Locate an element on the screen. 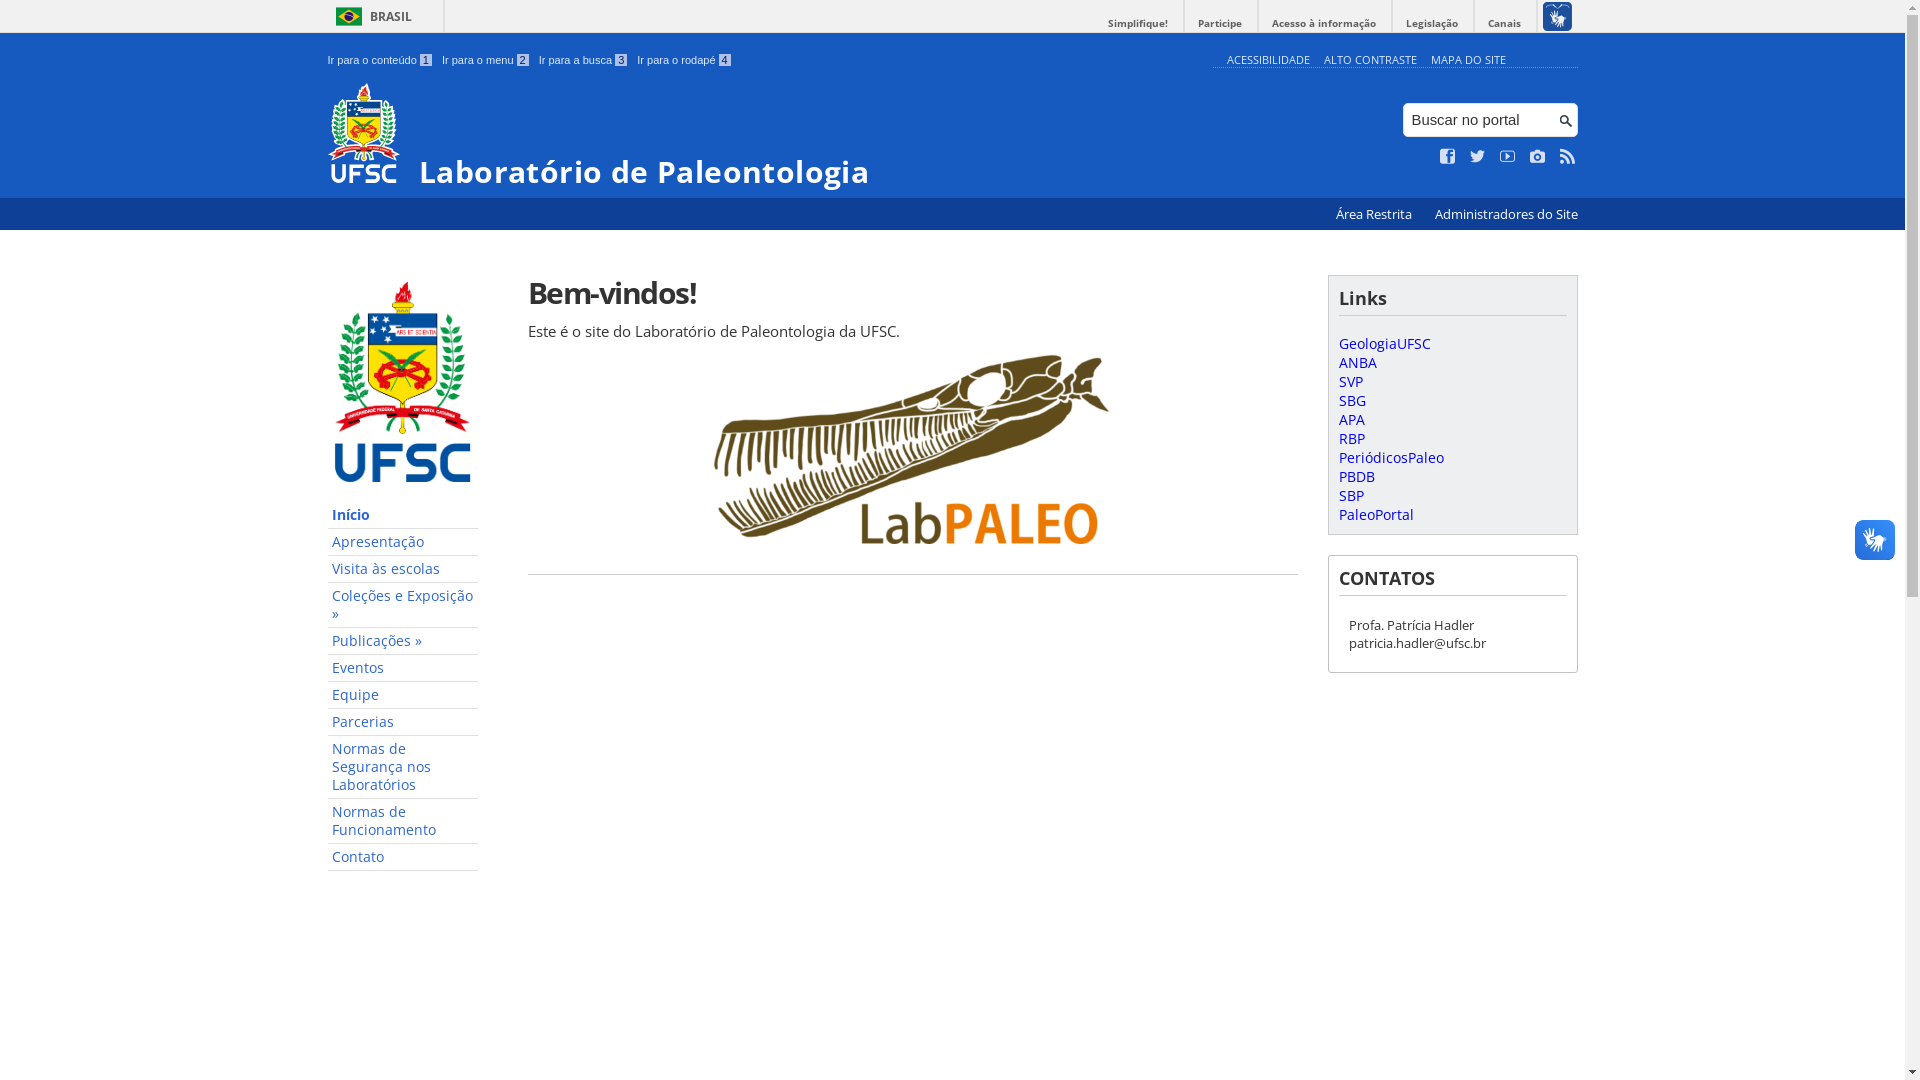 The height and width of the screenshot is (1080, 1920). 'Canais' is located at coordinates (1504, 23).